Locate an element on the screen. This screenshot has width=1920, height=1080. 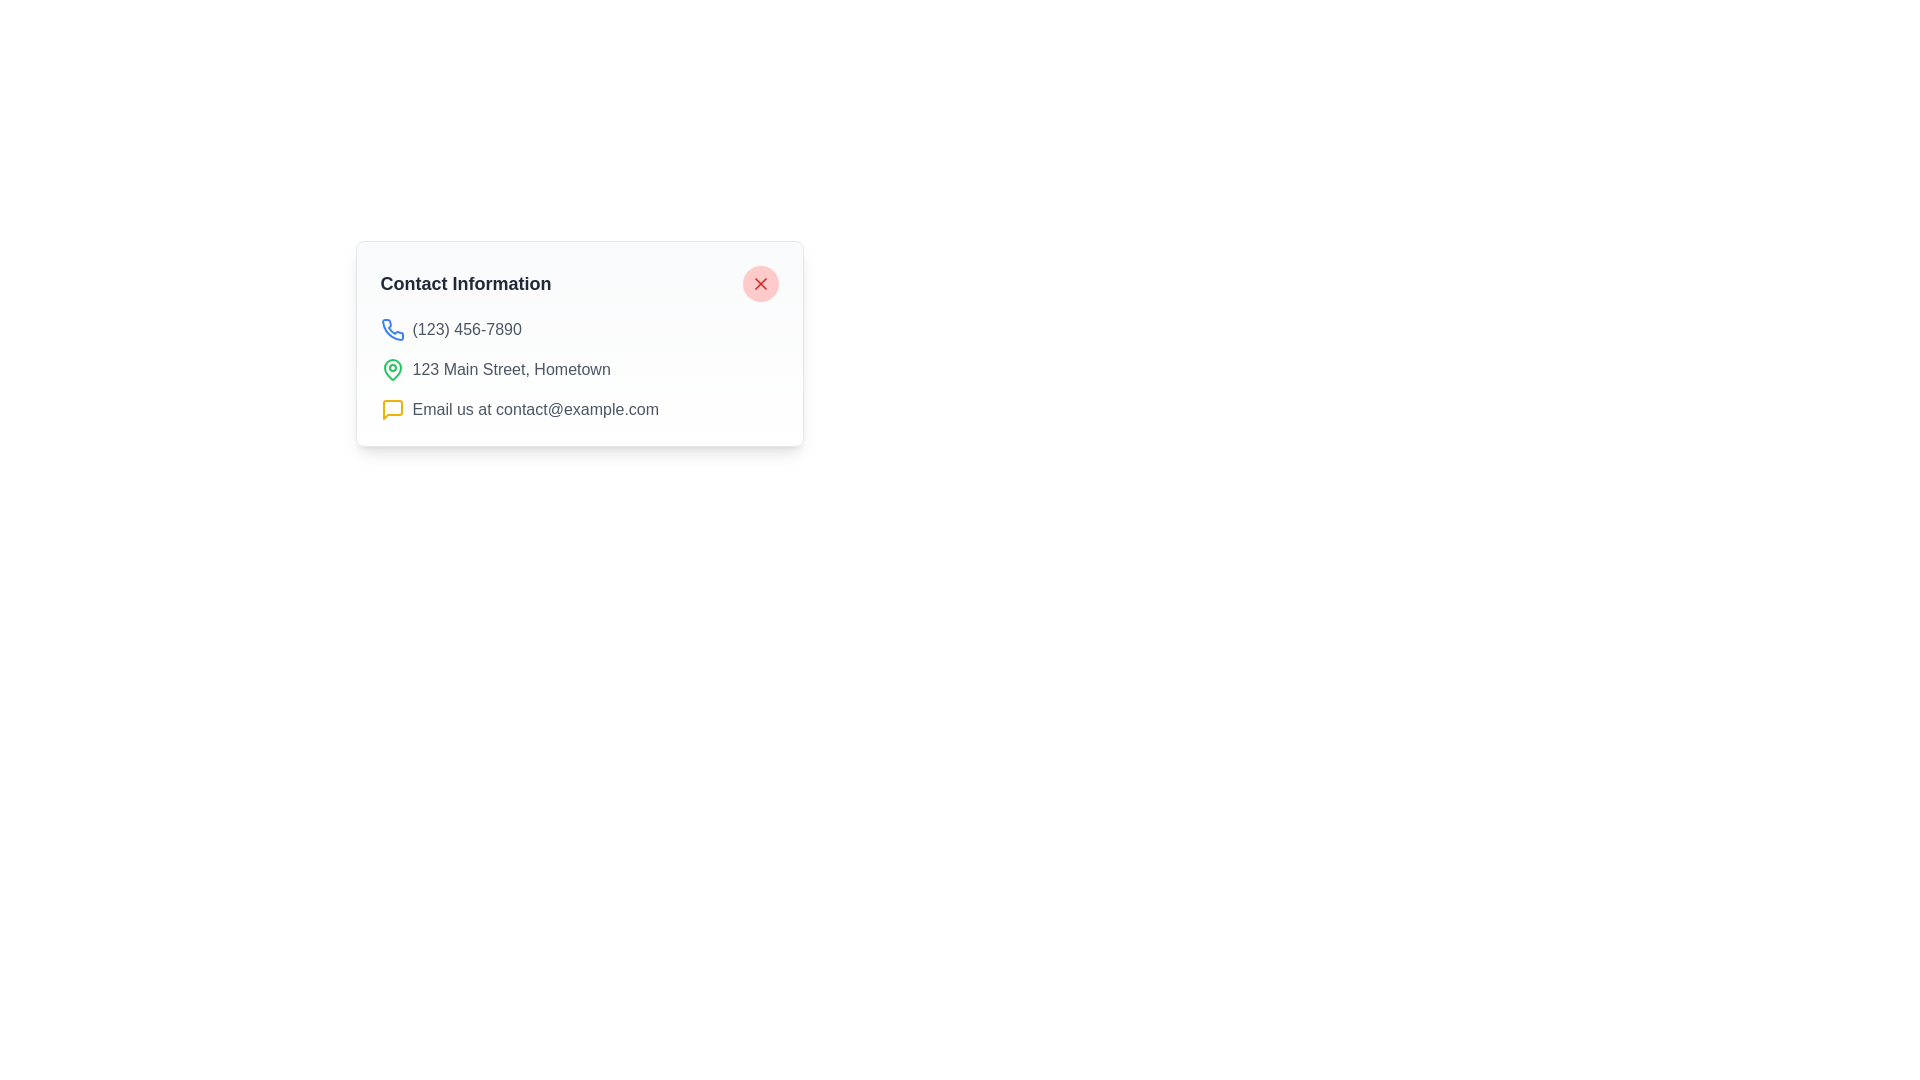
the close ('X') icon in the upper-right corner of the contact information card is located at coordinates (759, 284).